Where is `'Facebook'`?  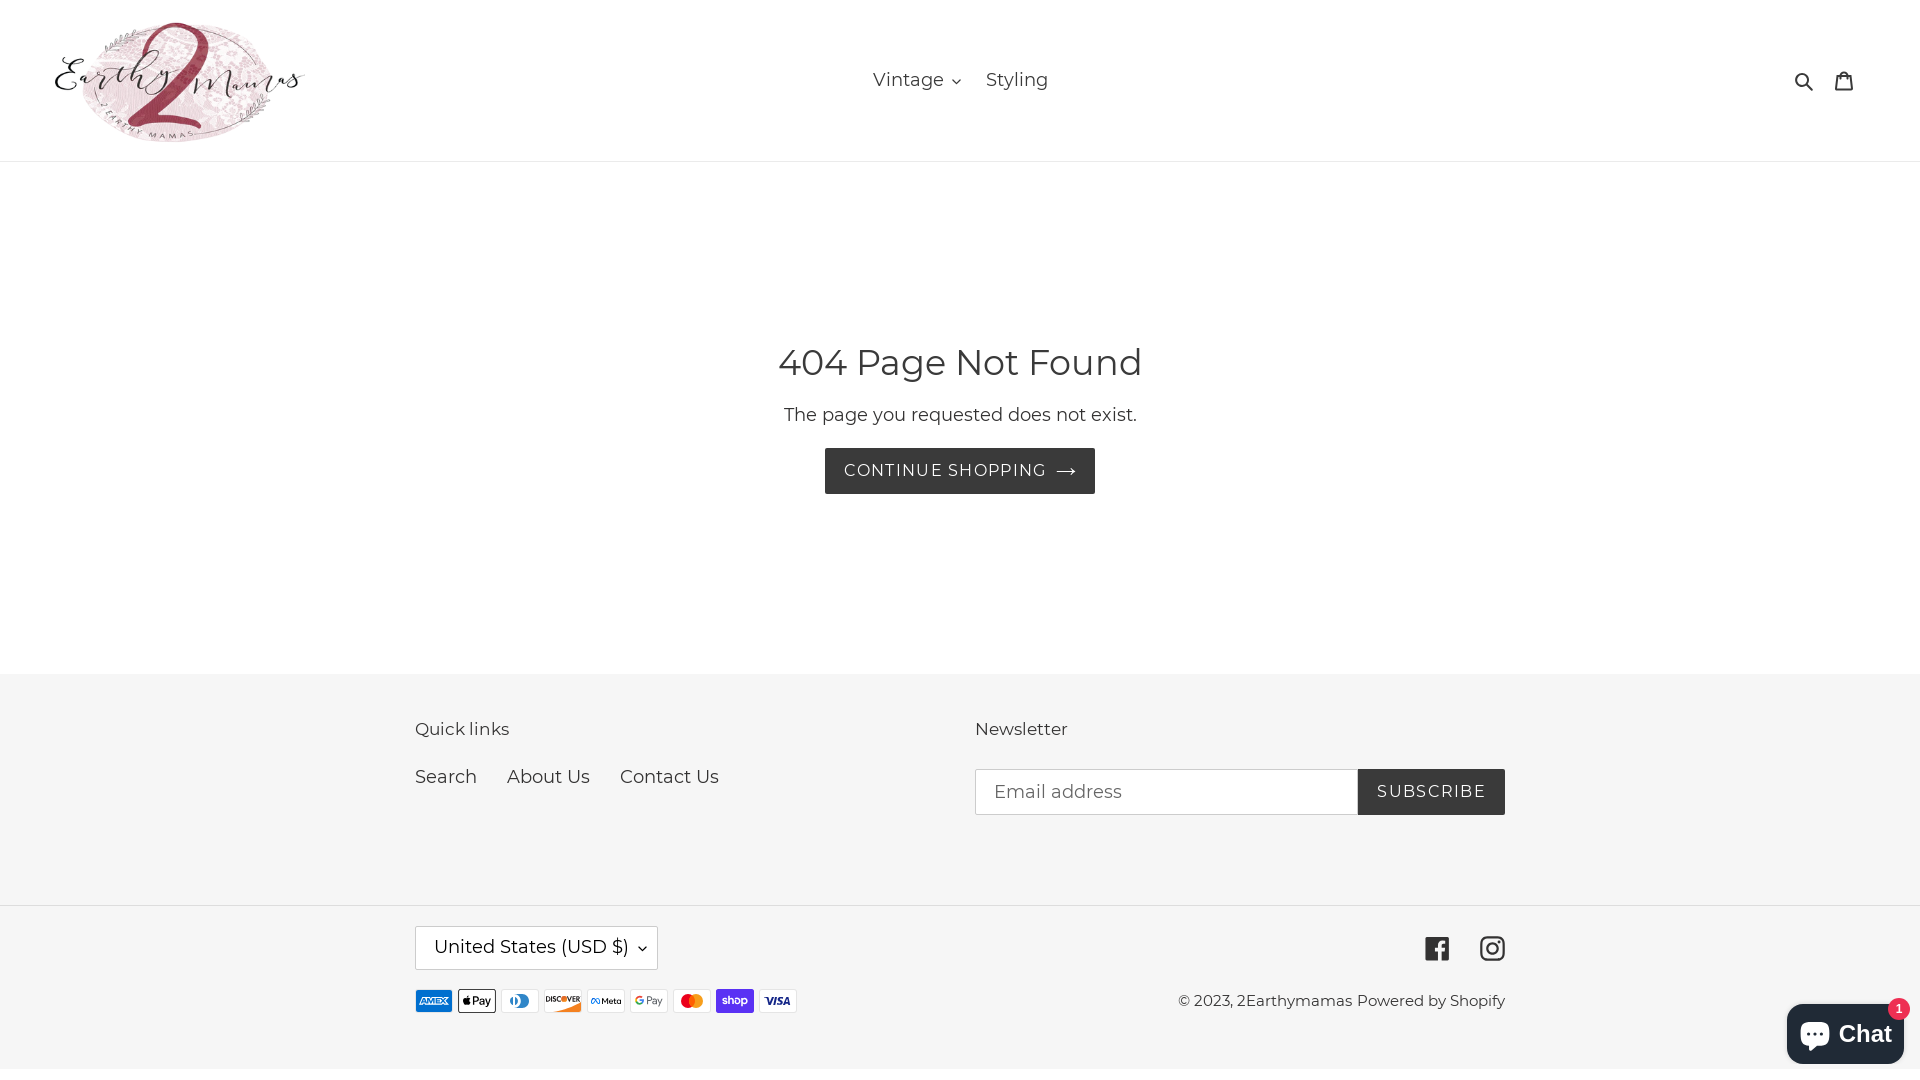
'Facebook' is located at coordinates (1436, 946).